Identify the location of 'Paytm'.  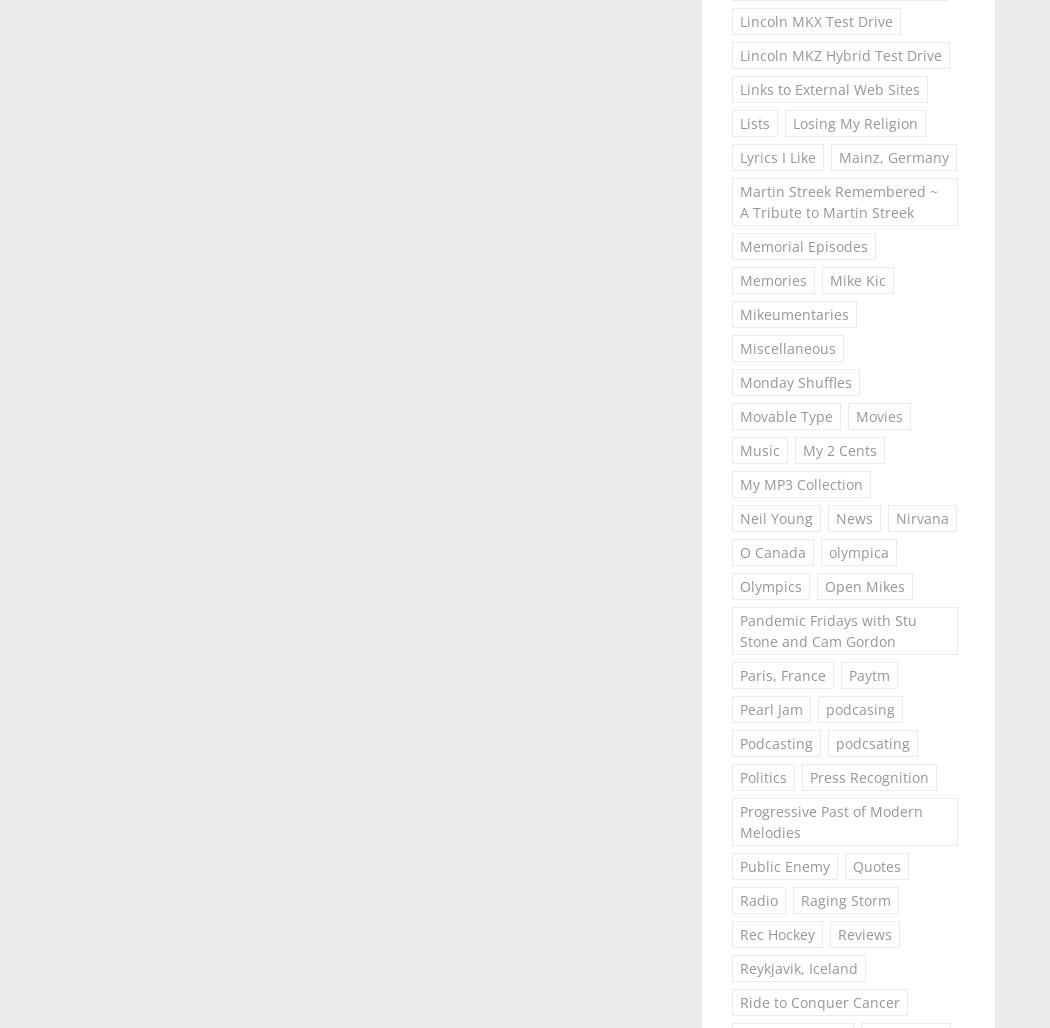
(867, 675).